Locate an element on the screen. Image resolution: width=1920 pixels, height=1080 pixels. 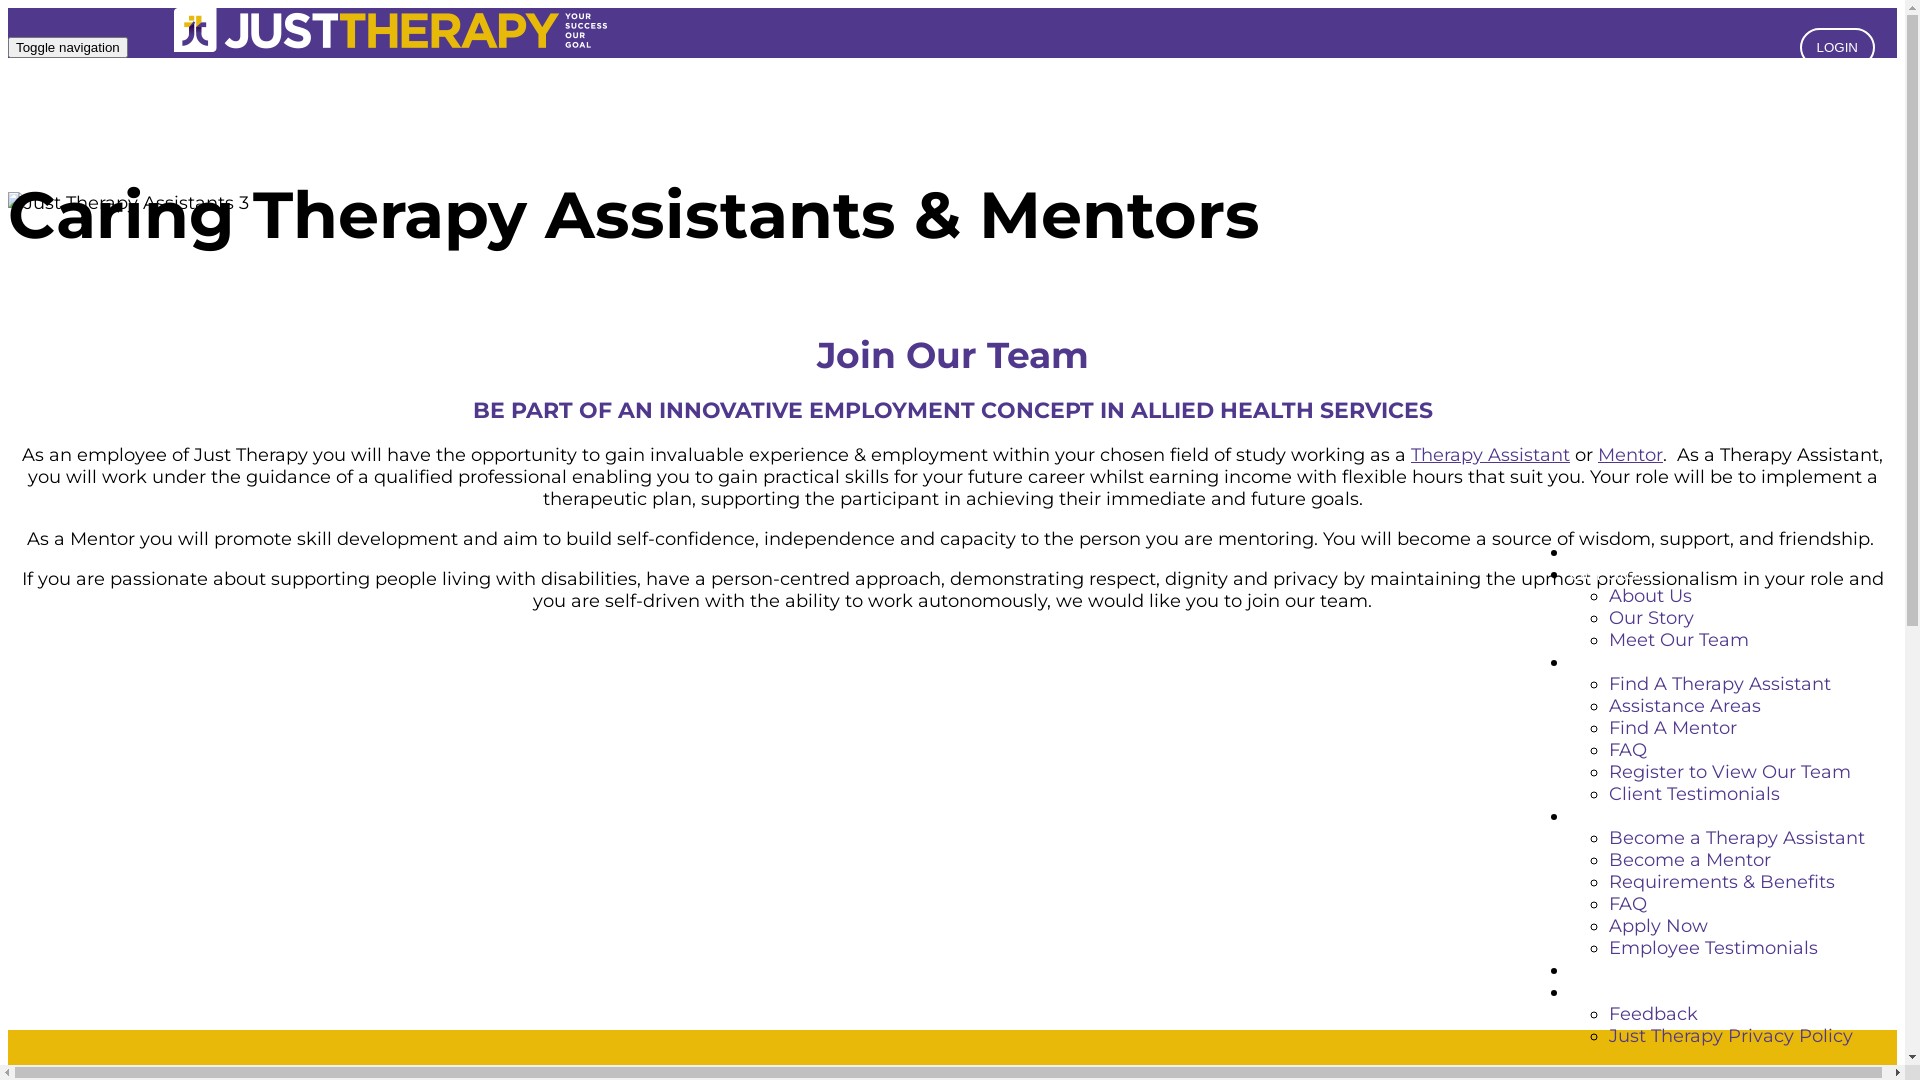
'Just Therapy Privacy Policy' is located at coordinates (1608, 1035).